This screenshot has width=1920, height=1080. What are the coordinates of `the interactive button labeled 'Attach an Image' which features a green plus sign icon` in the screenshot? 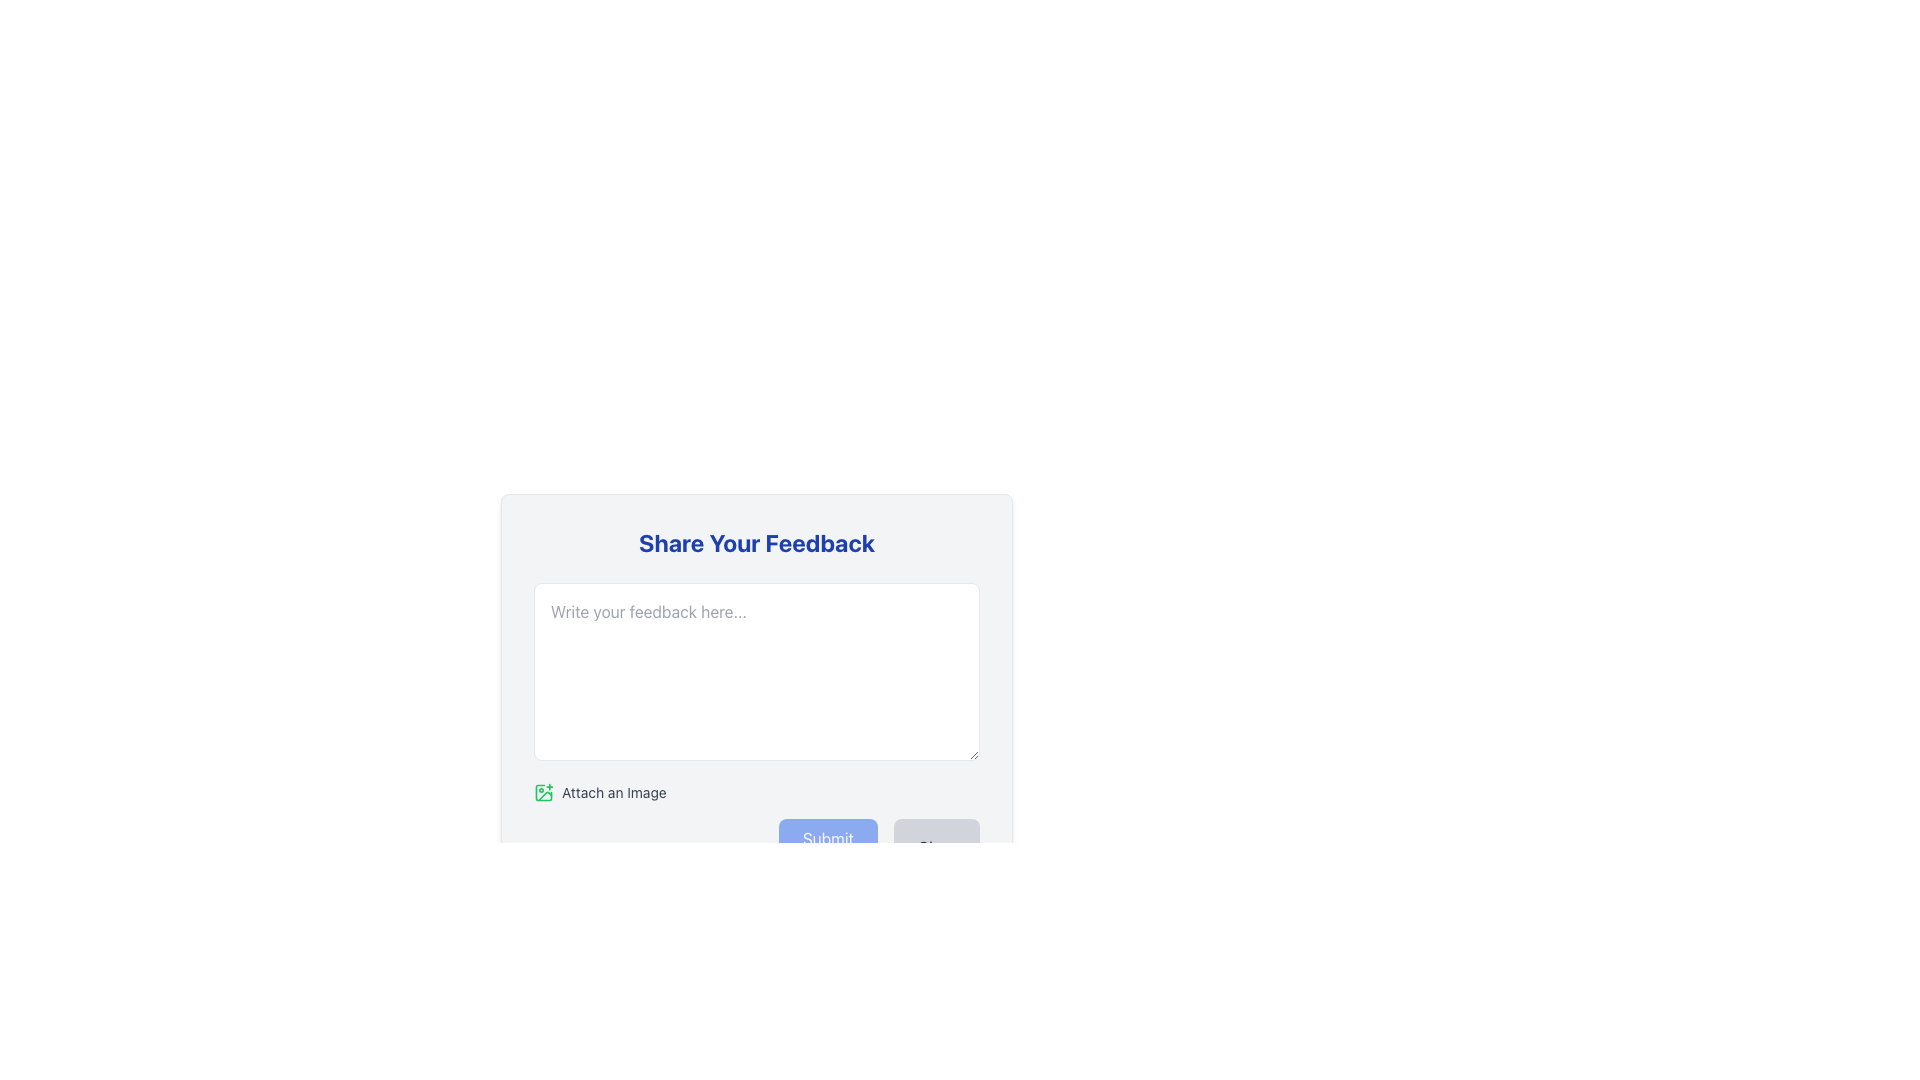 It's located at (599, 792).